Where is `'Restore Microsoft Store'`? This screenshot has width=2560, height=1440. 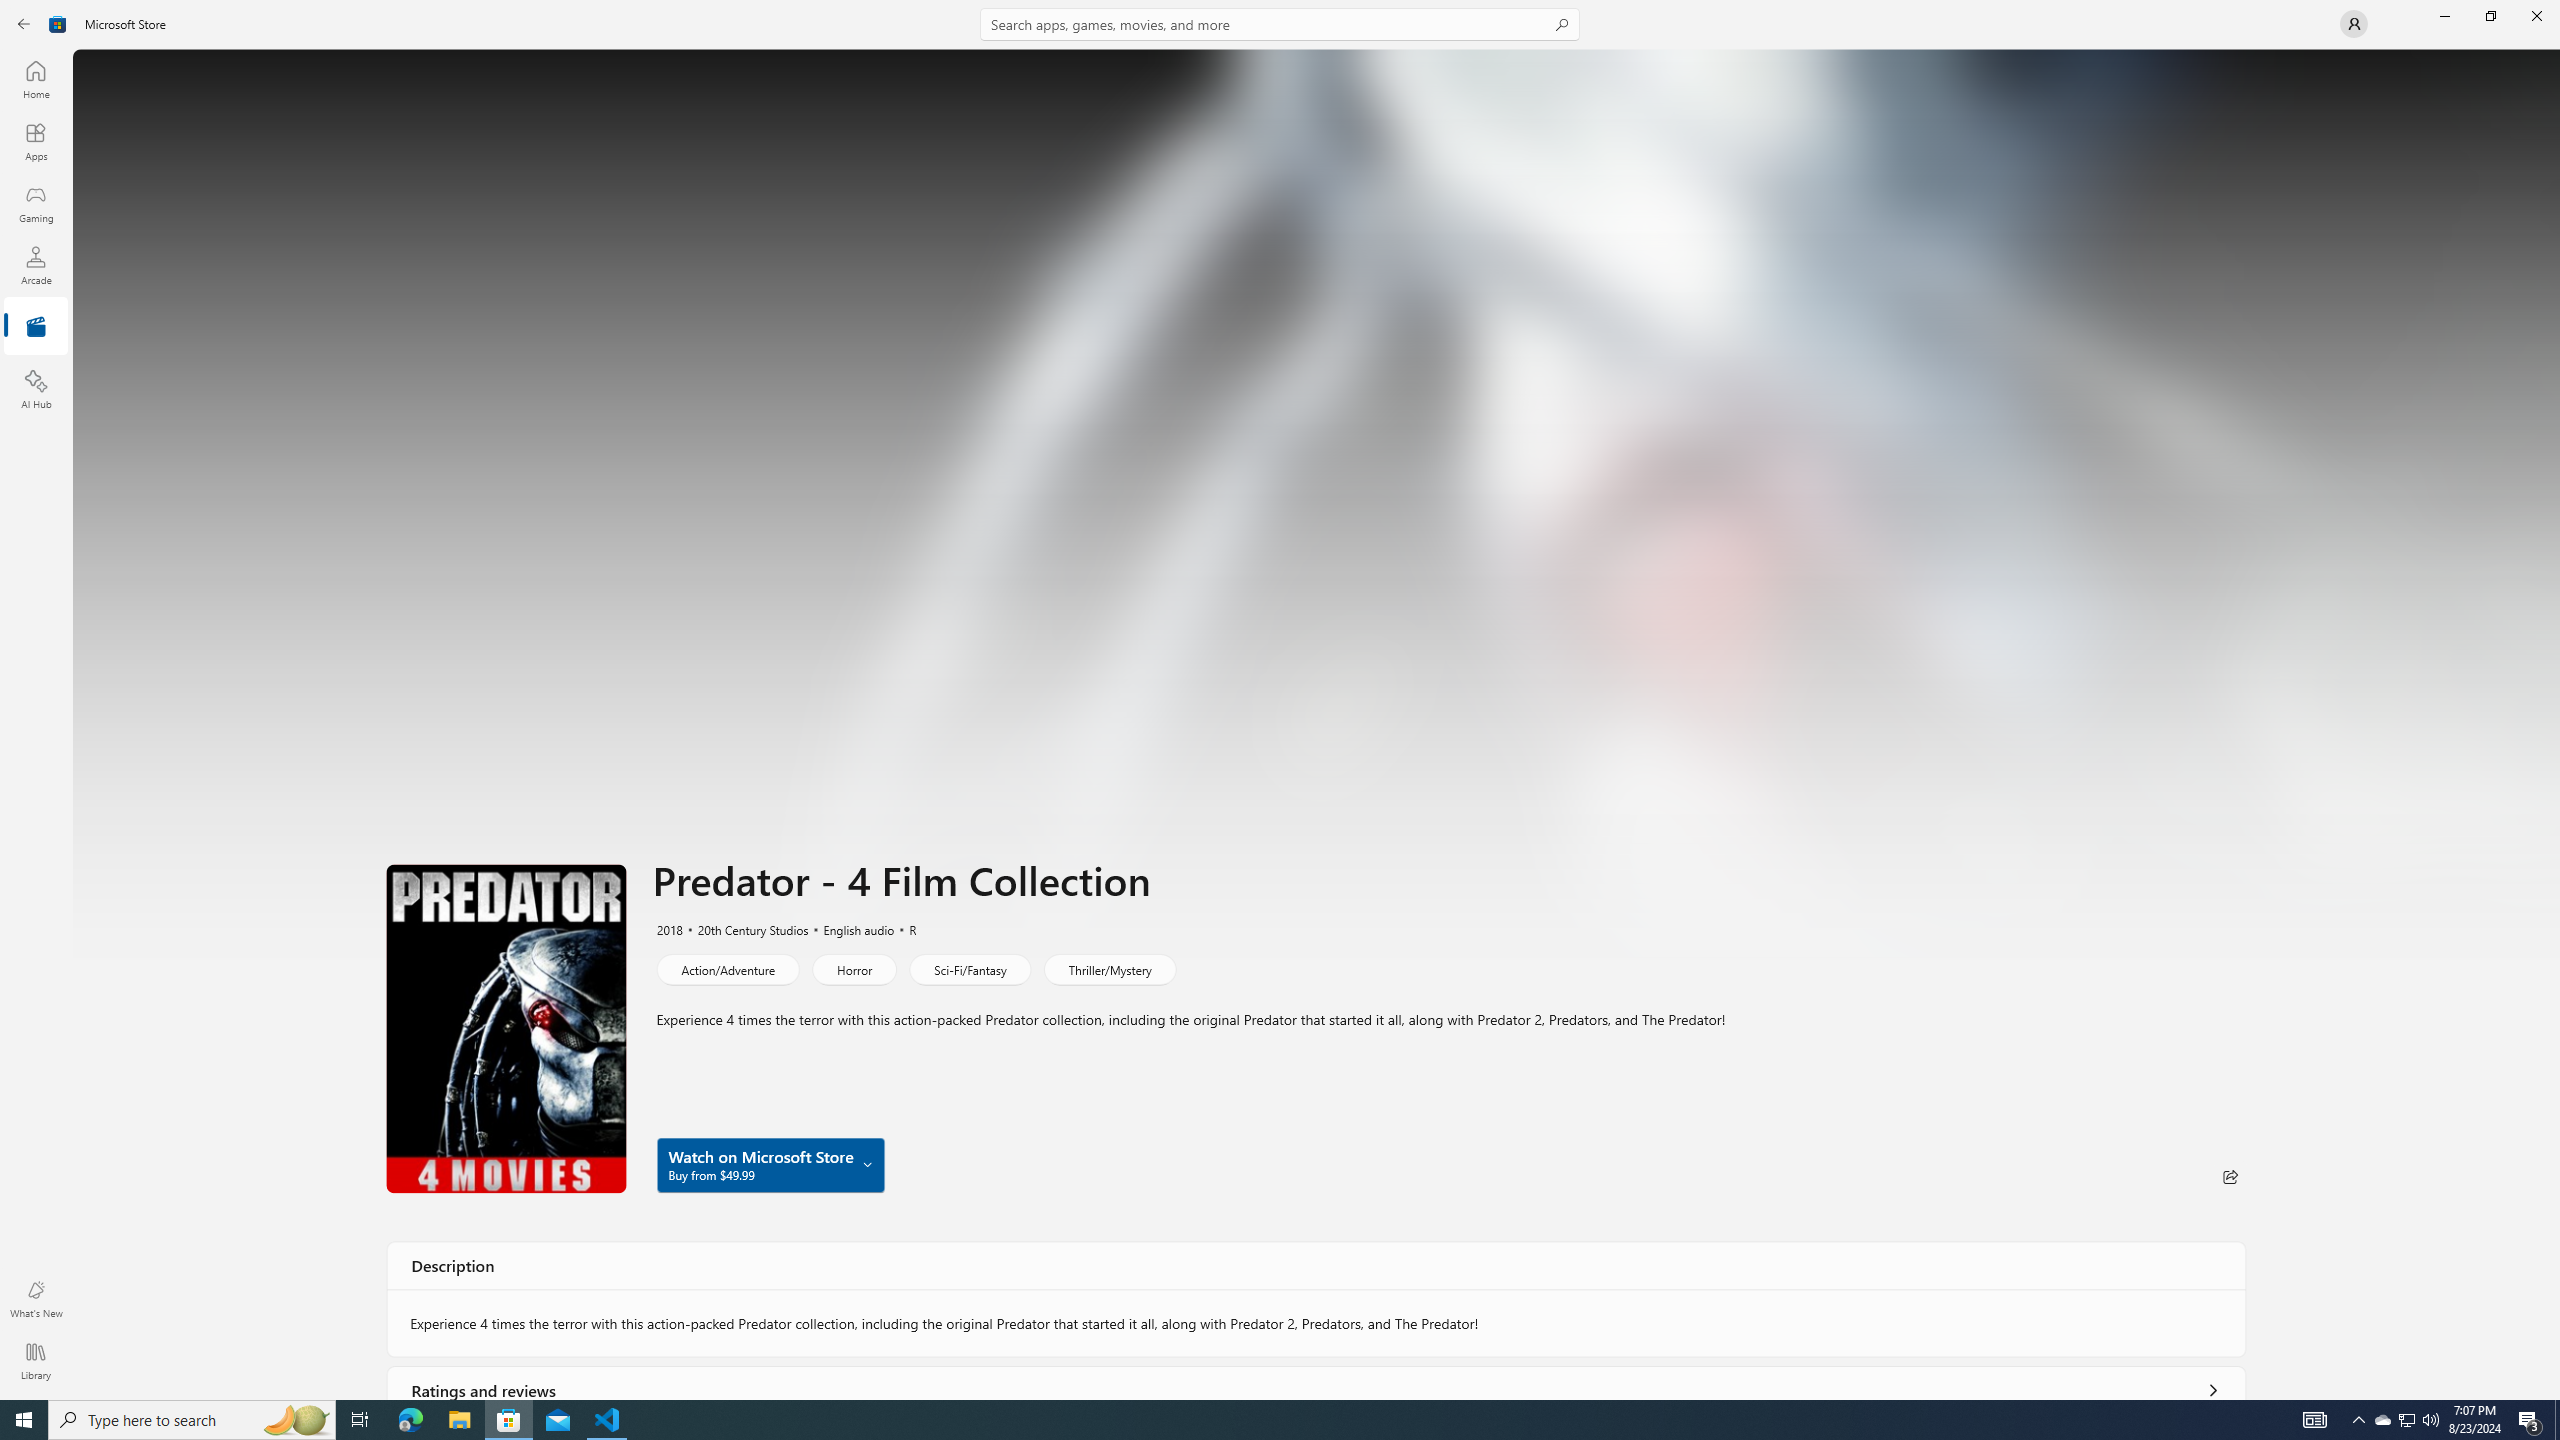
'Restore Microsoft Store' is located at coordinates (2490, 15).